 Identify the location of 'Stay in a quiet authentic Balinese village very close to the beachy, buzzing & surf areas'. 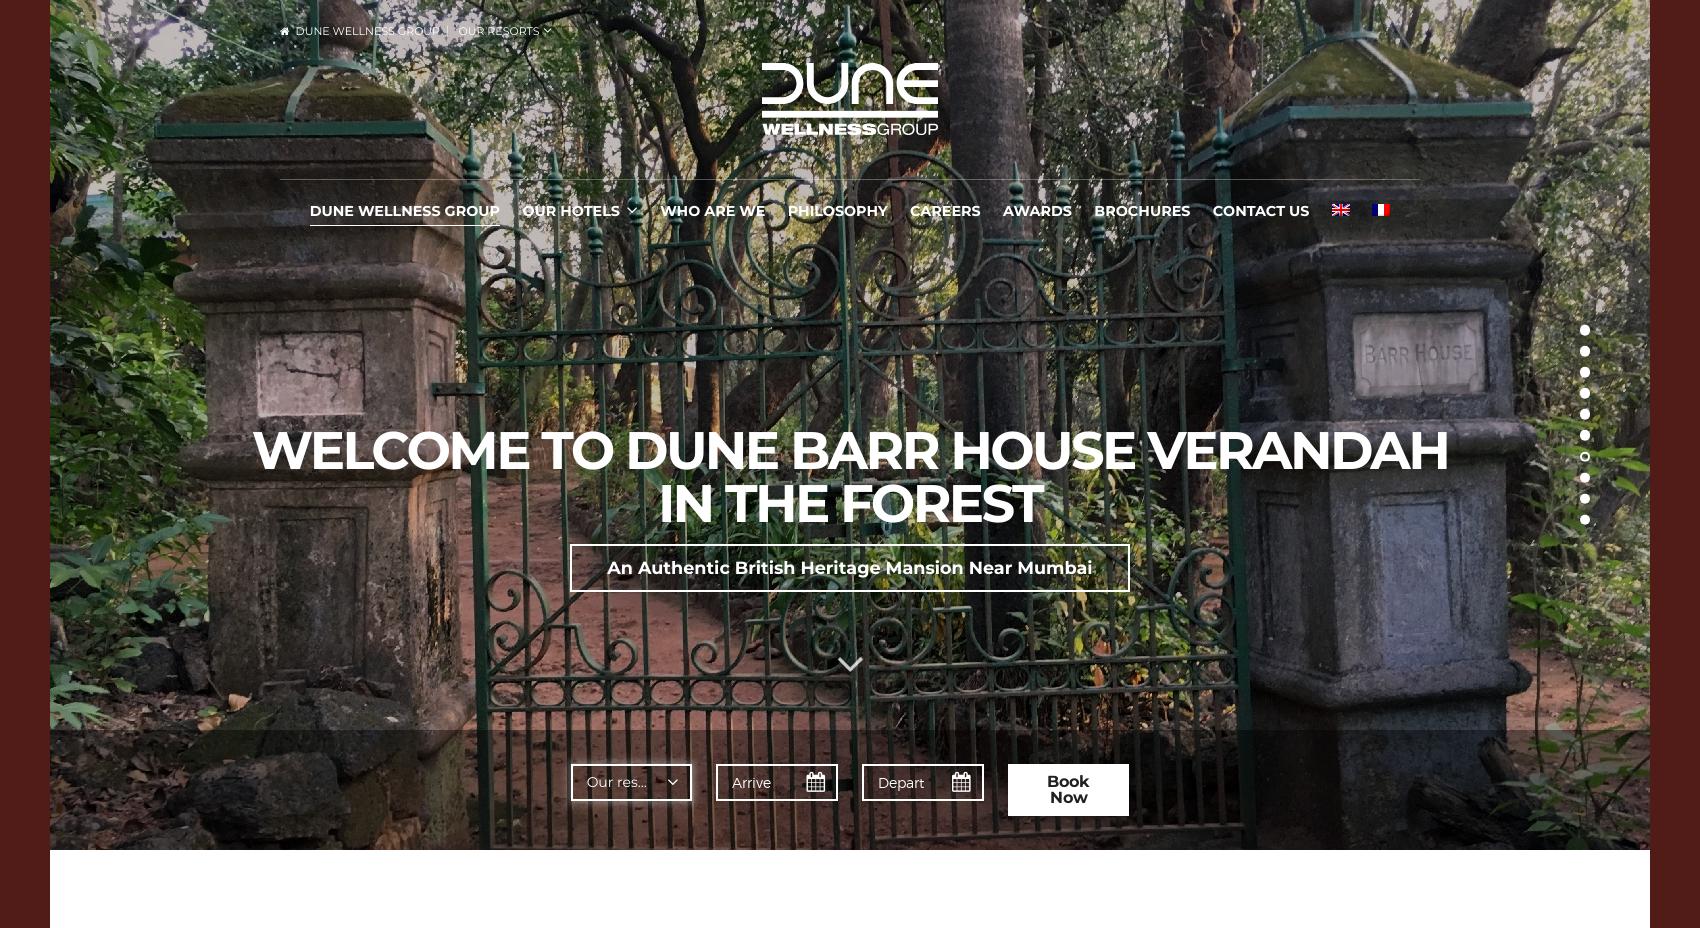
(848, 638).